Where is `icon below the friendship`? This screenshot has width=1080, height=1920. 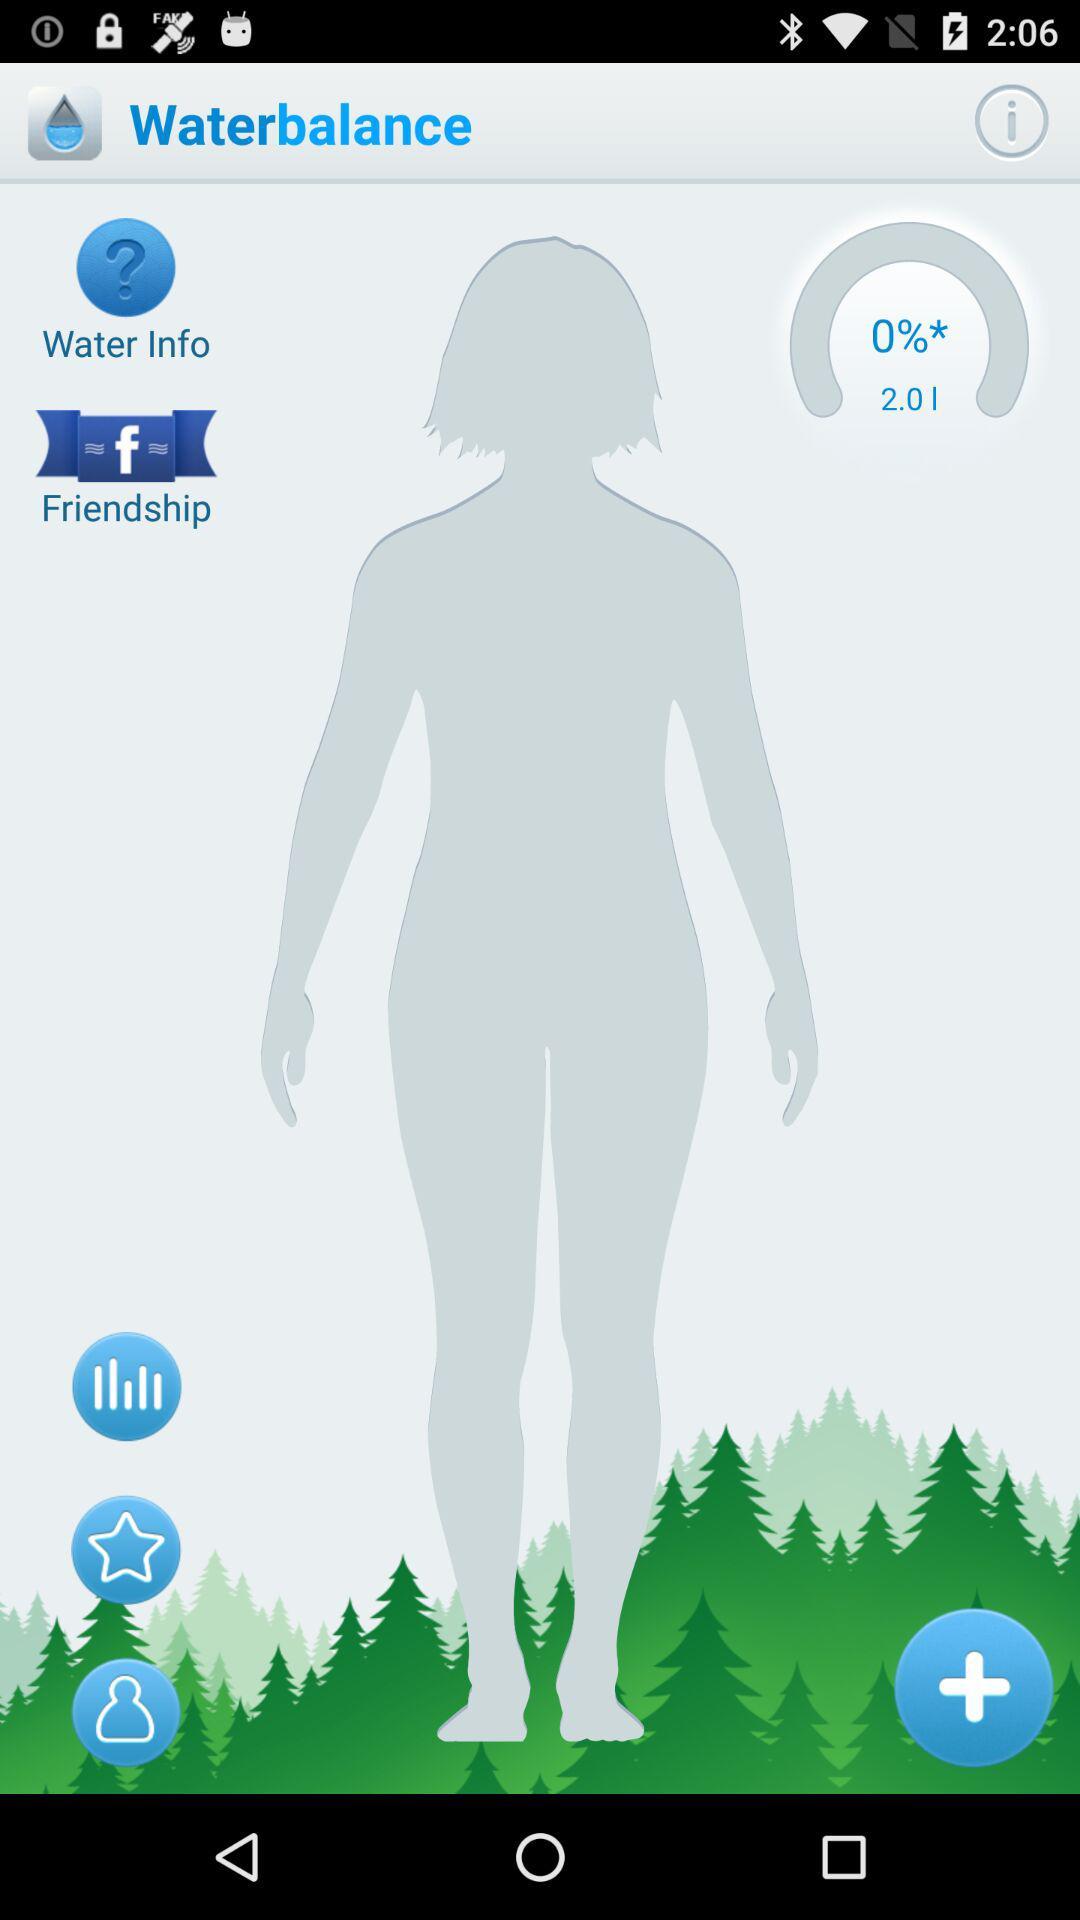 icon below the friendship is located at coordinates (126, 1386).